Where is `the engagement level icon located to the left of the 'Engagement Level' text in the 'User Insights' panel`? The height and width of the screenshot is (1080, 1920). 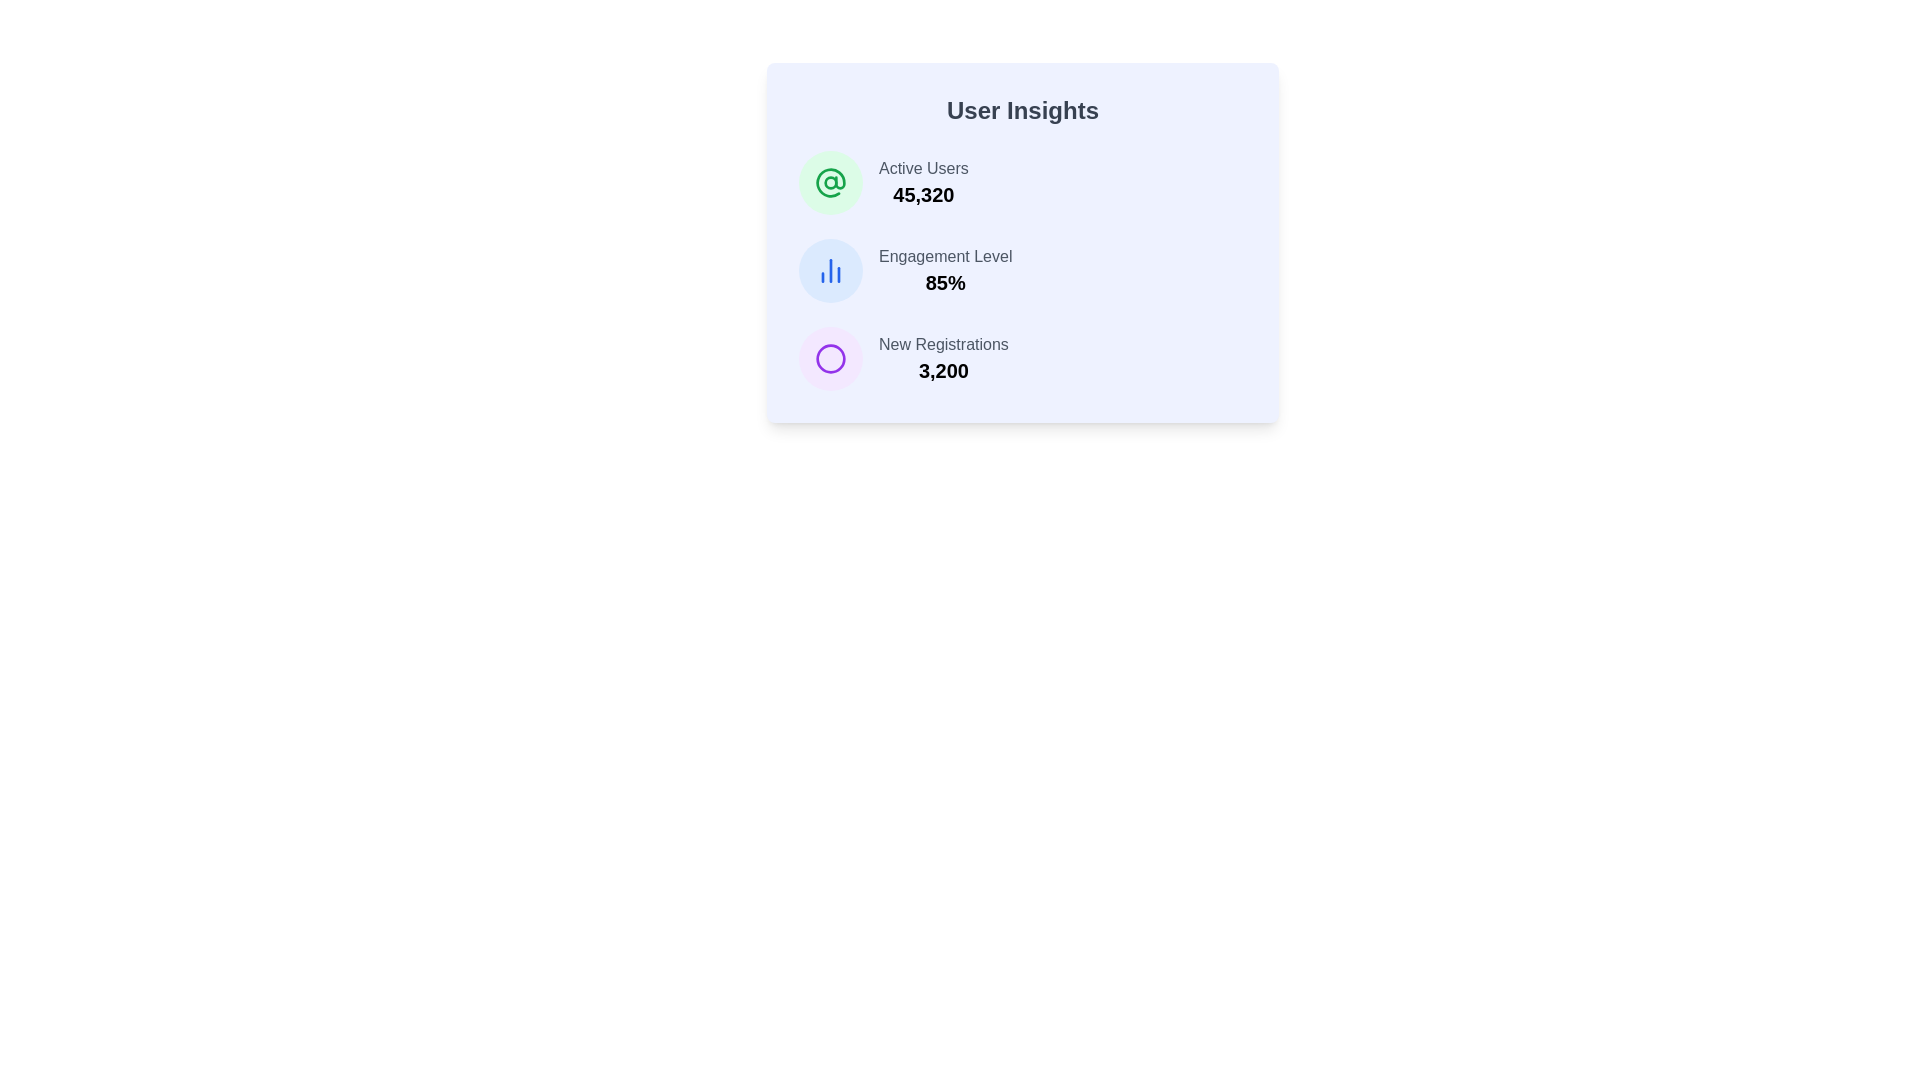 the engagement level icon located to the left of the 'Engagement Level' text in the 'User Insights' panel is located at coordinates (830, 270).